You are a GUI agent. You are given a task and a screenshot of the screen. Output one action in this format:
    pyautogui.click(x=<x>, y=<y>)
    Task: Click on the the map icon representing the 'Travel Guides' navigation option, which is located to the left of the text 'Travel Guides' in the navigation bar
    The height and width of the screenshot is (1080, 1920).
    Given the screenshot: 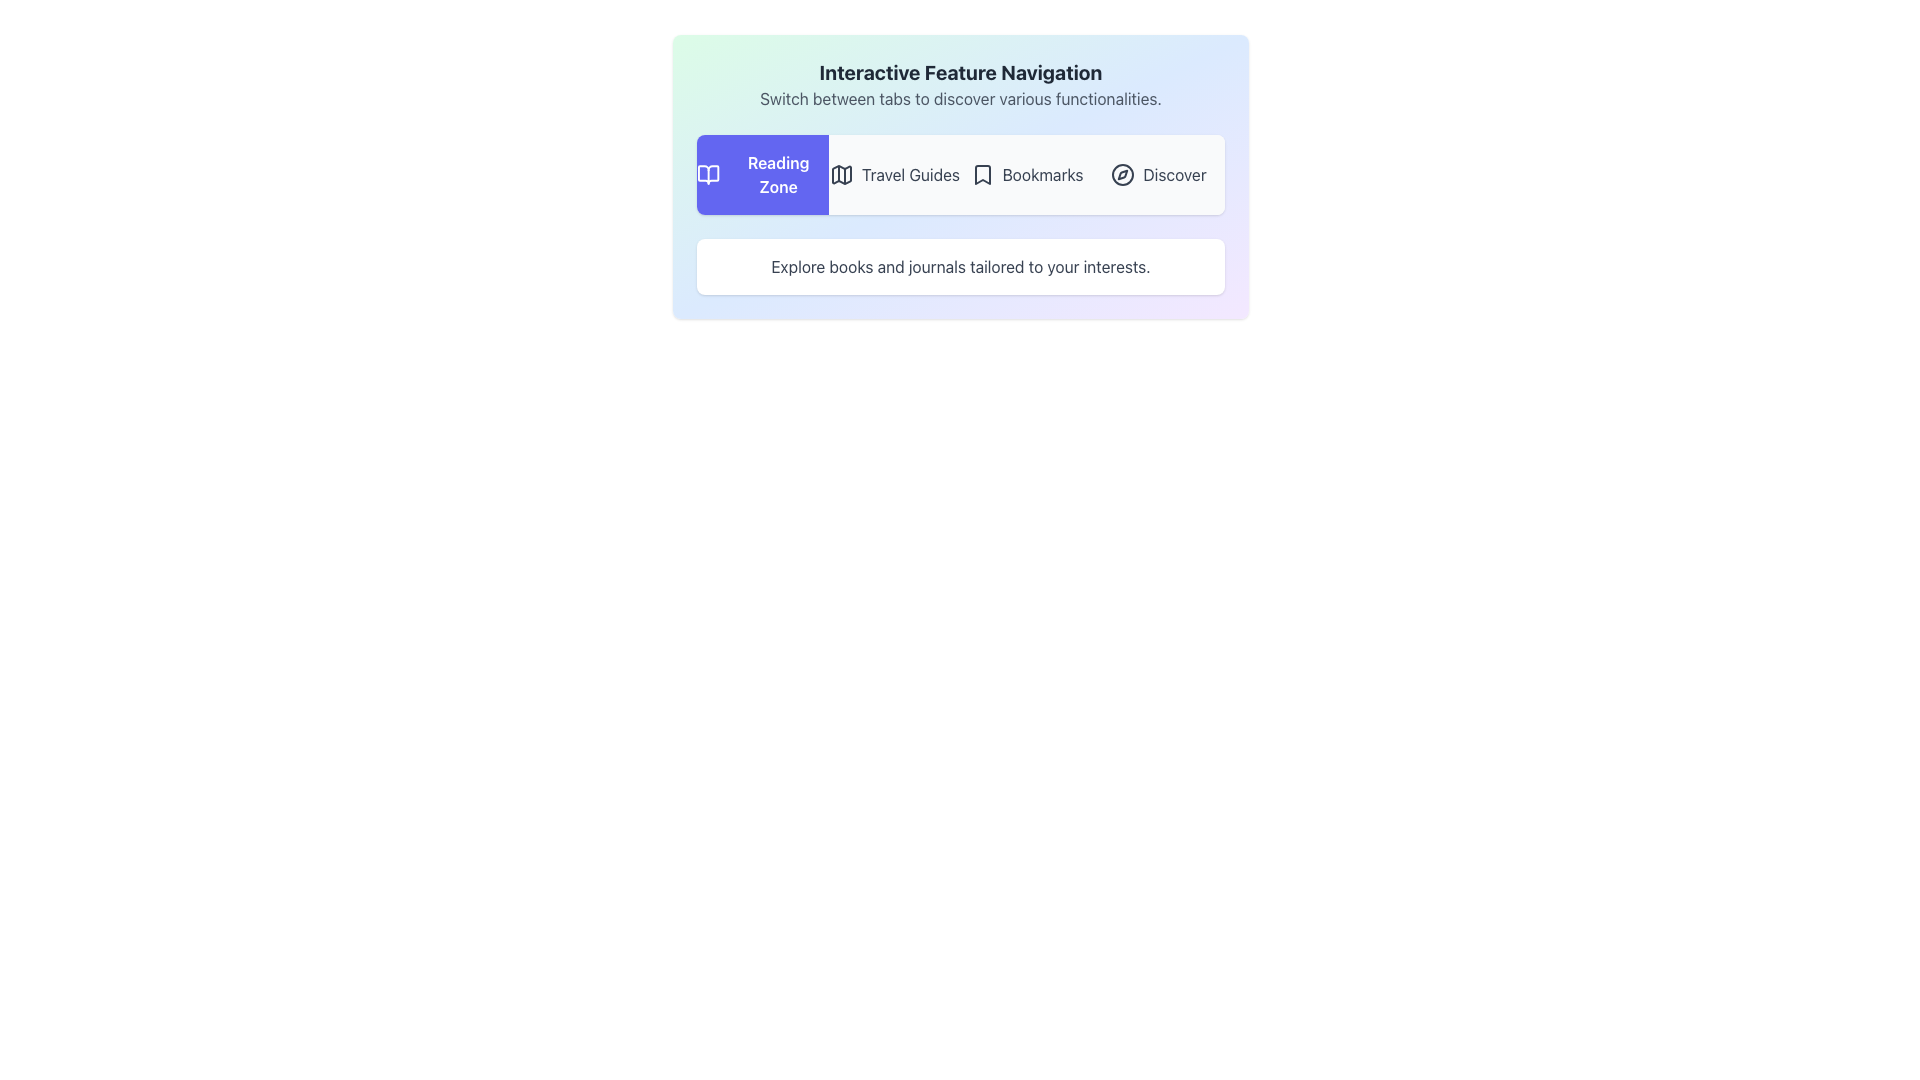 What is the action you would take?
    pyautogui.click(x=841, y=173)
    